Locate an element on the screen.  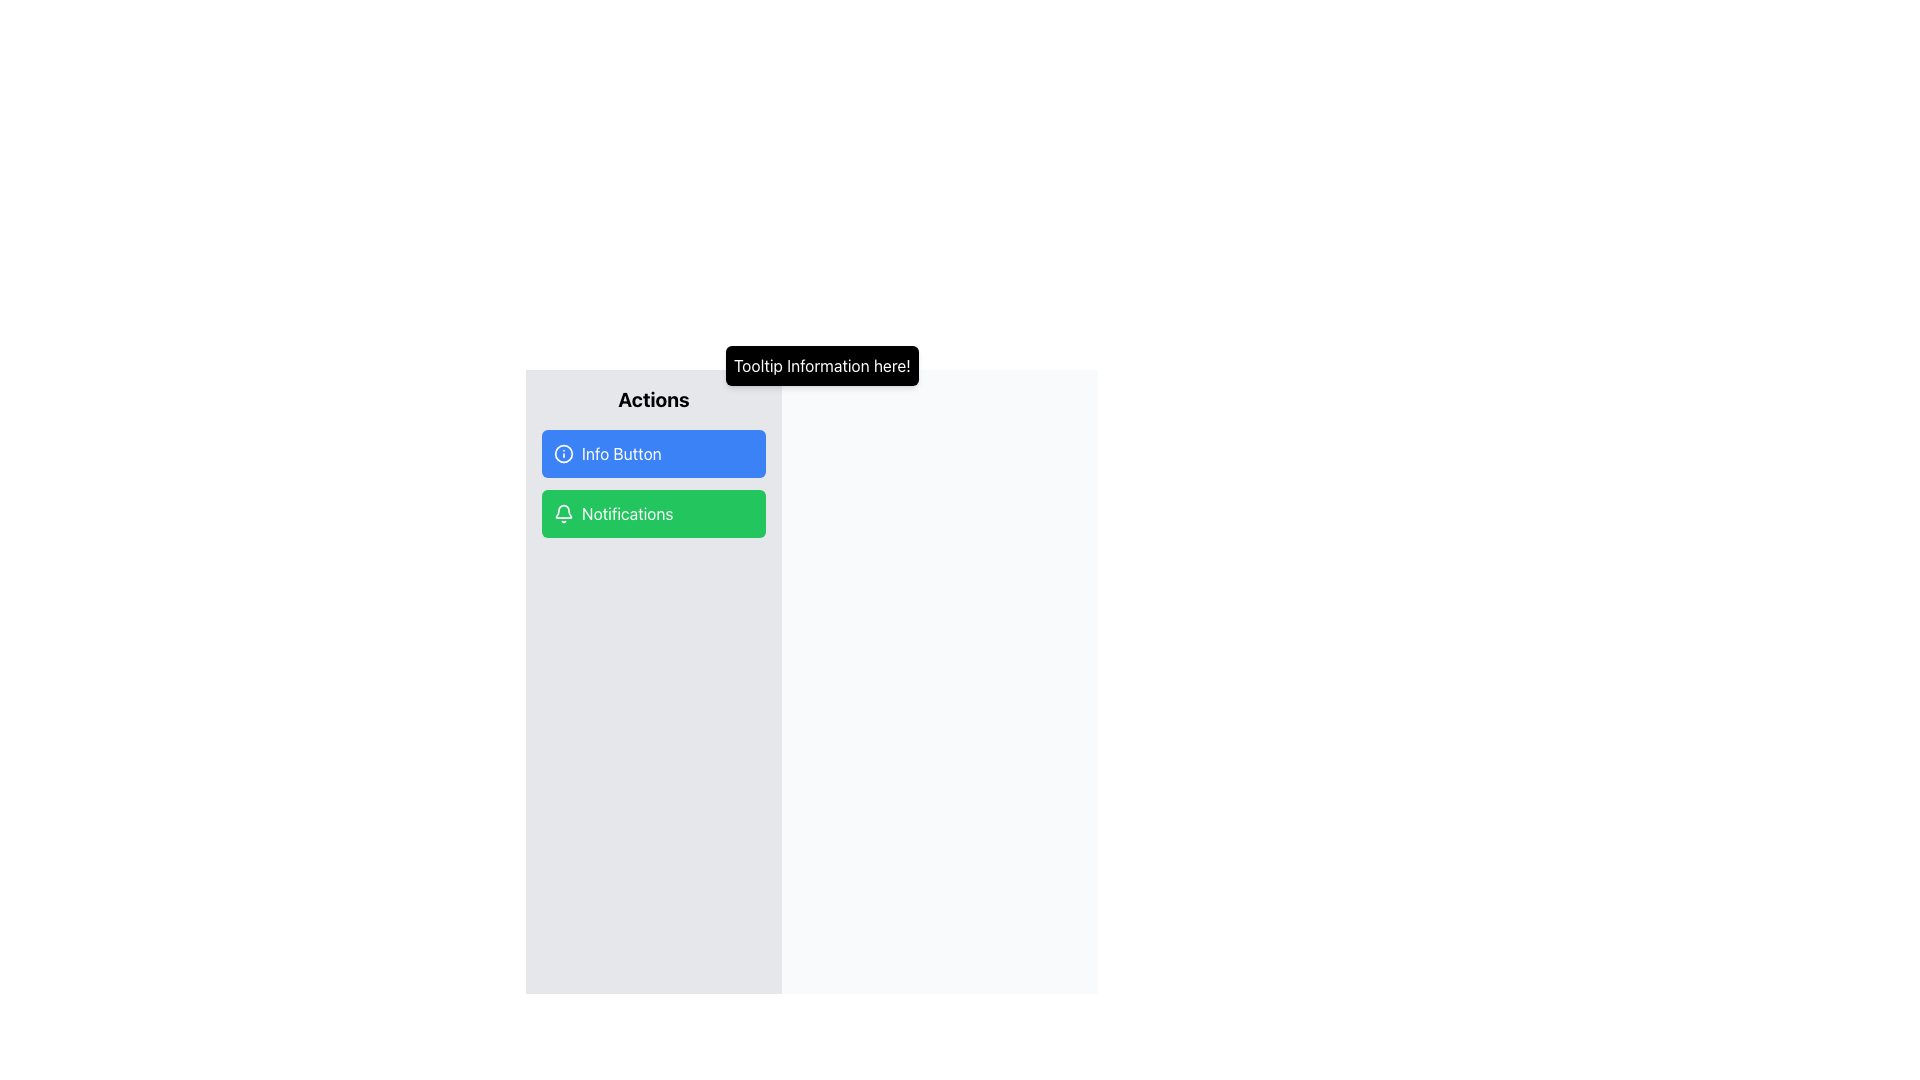
the green 'Notifications' button with rounded corners and white text located in the 'Actions' section below the 'Info Button' to observe any interaction effects is located at coordinates (653, 512).